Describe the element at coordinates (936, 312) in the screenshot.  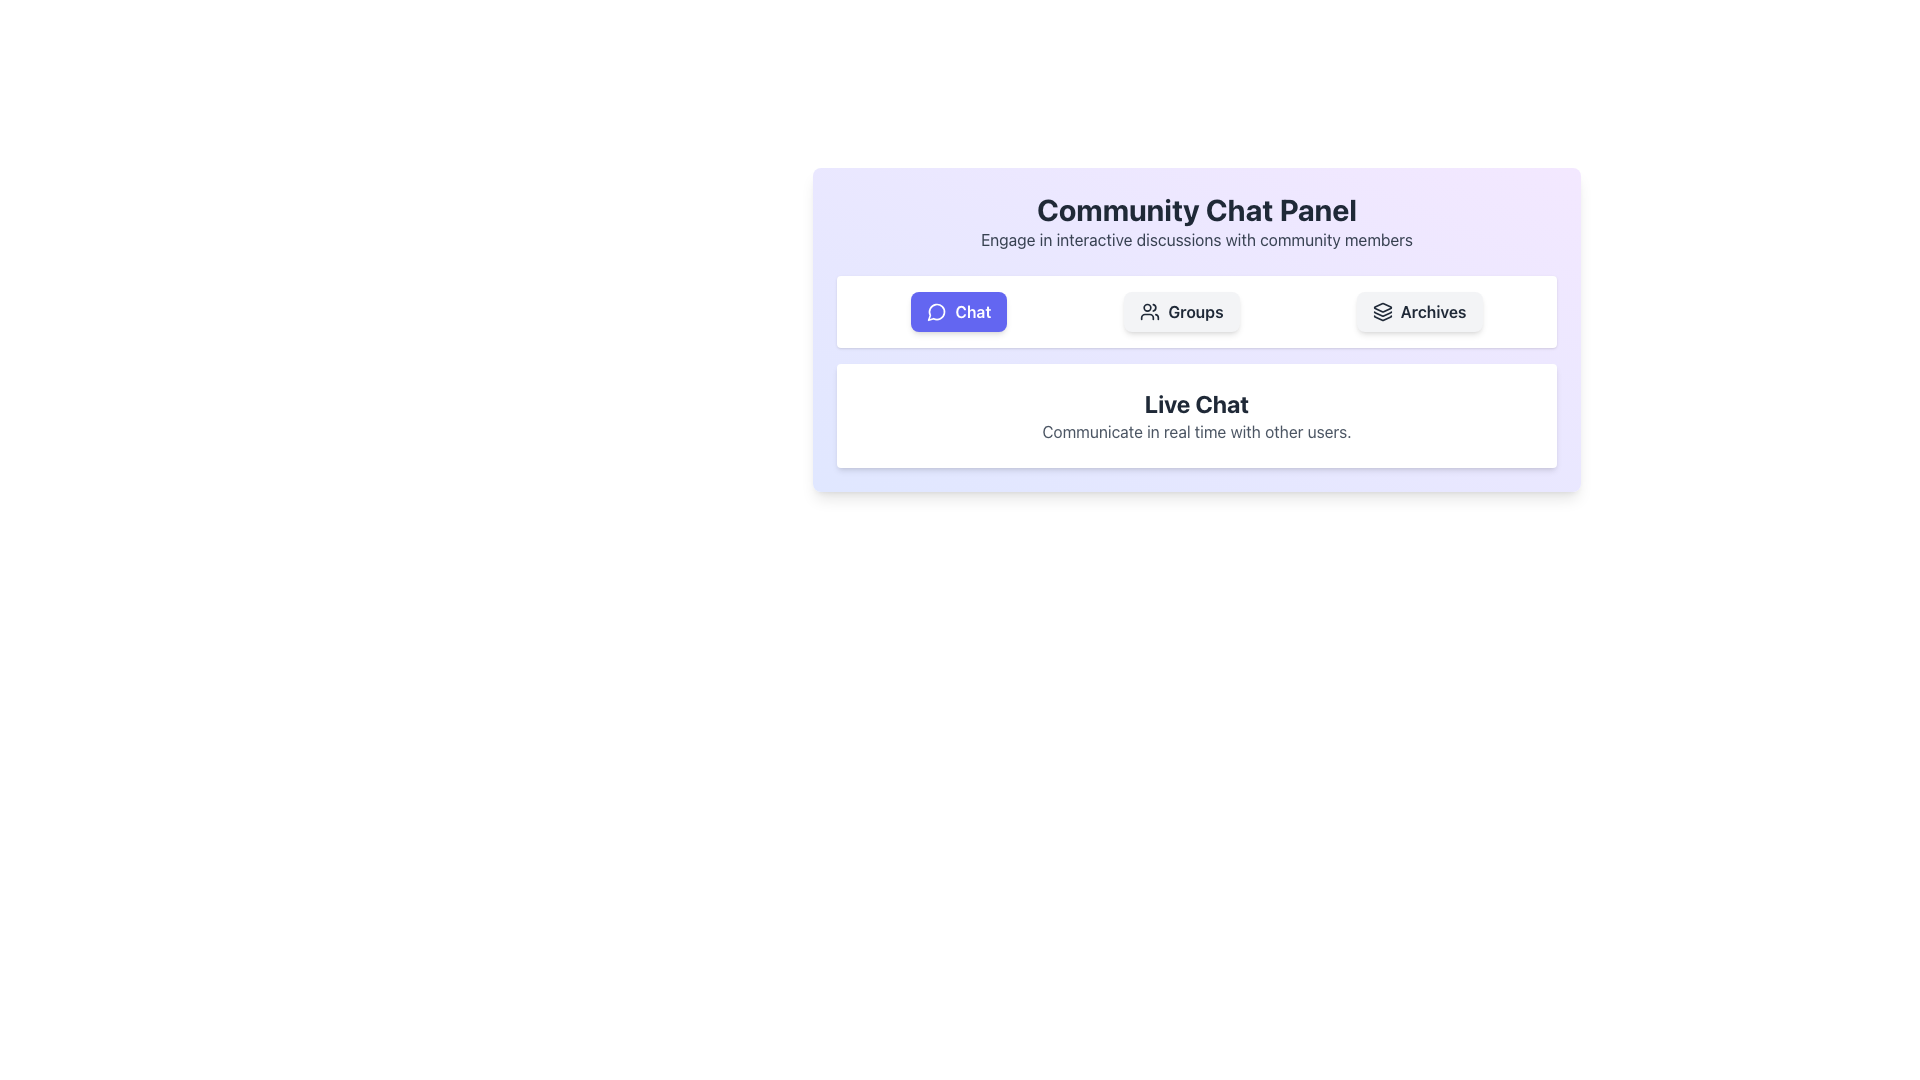
I see `the decorative 'Chat' icon located within the 'Chat' button, positioned to the left of the text` at that location.